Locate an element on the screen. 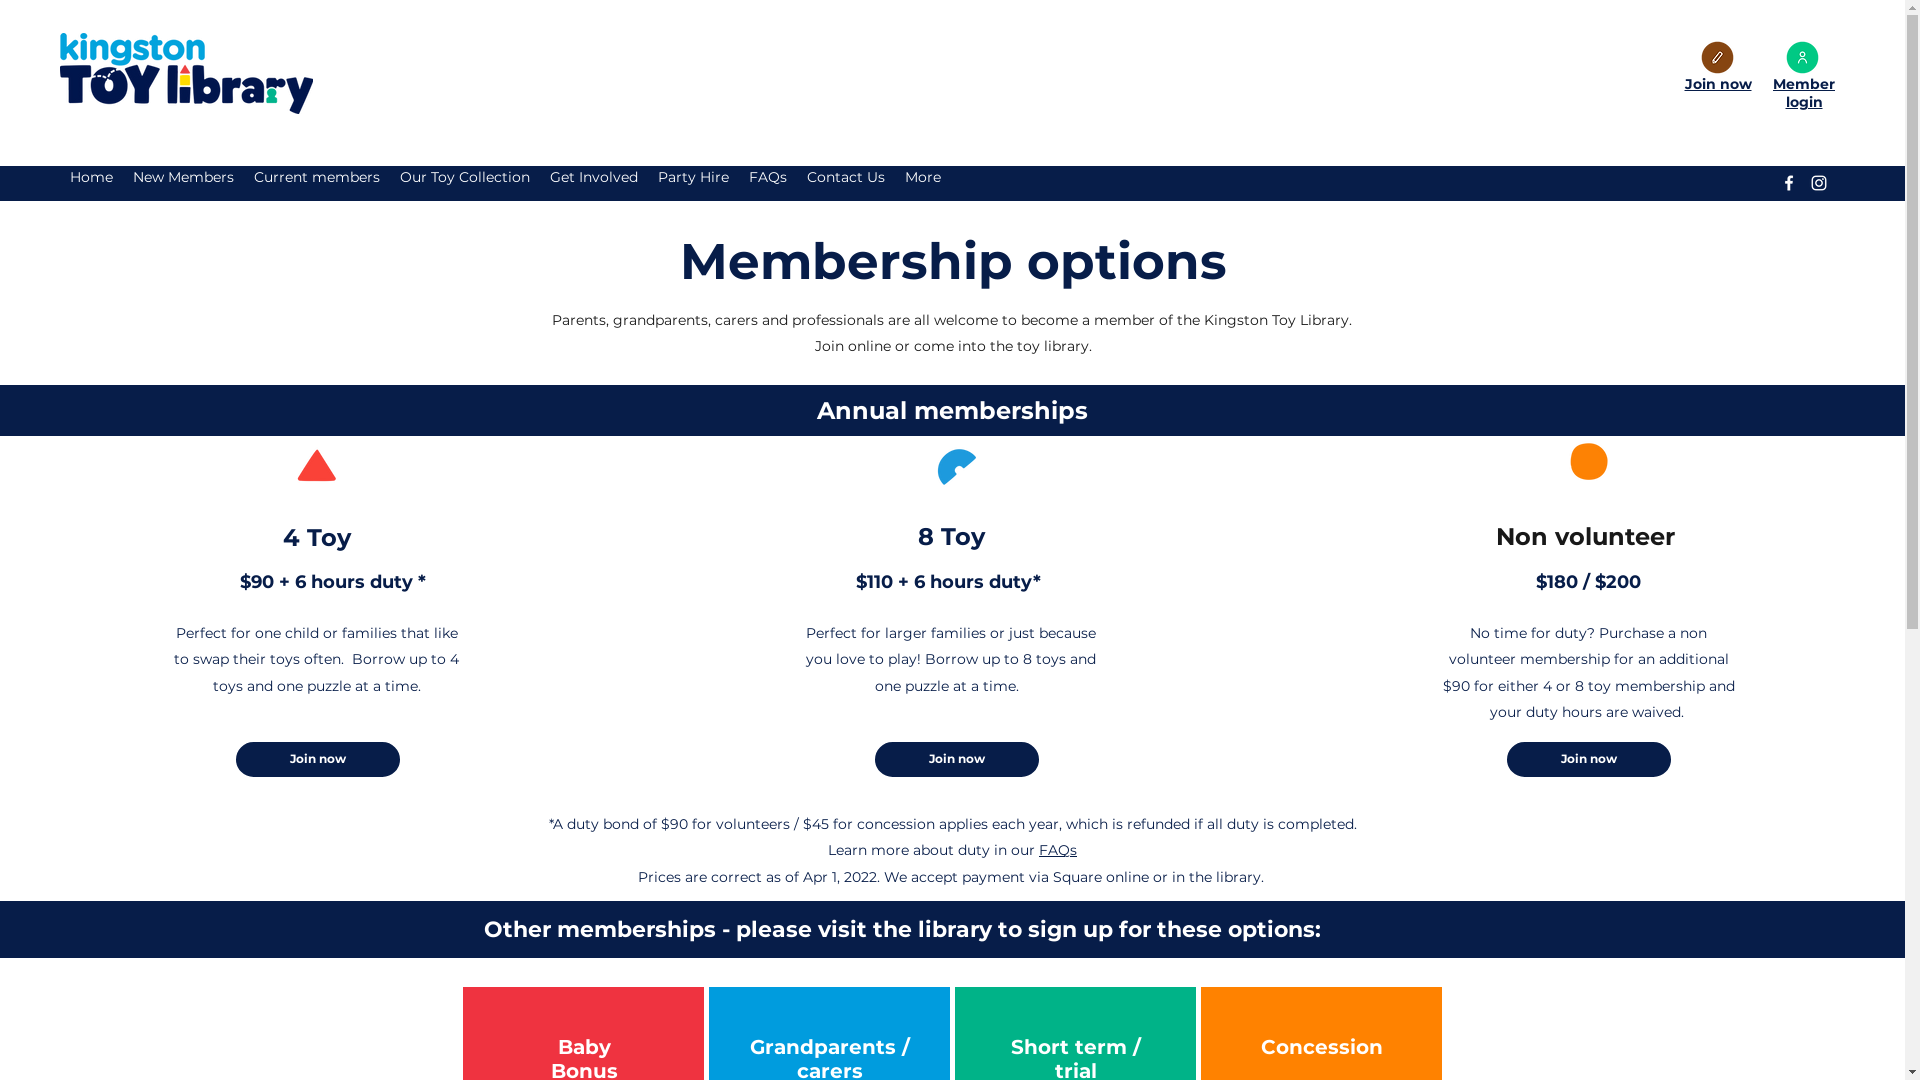 The image size is (1920, 1080). 'New Members' is located at coordinates (122, 182).